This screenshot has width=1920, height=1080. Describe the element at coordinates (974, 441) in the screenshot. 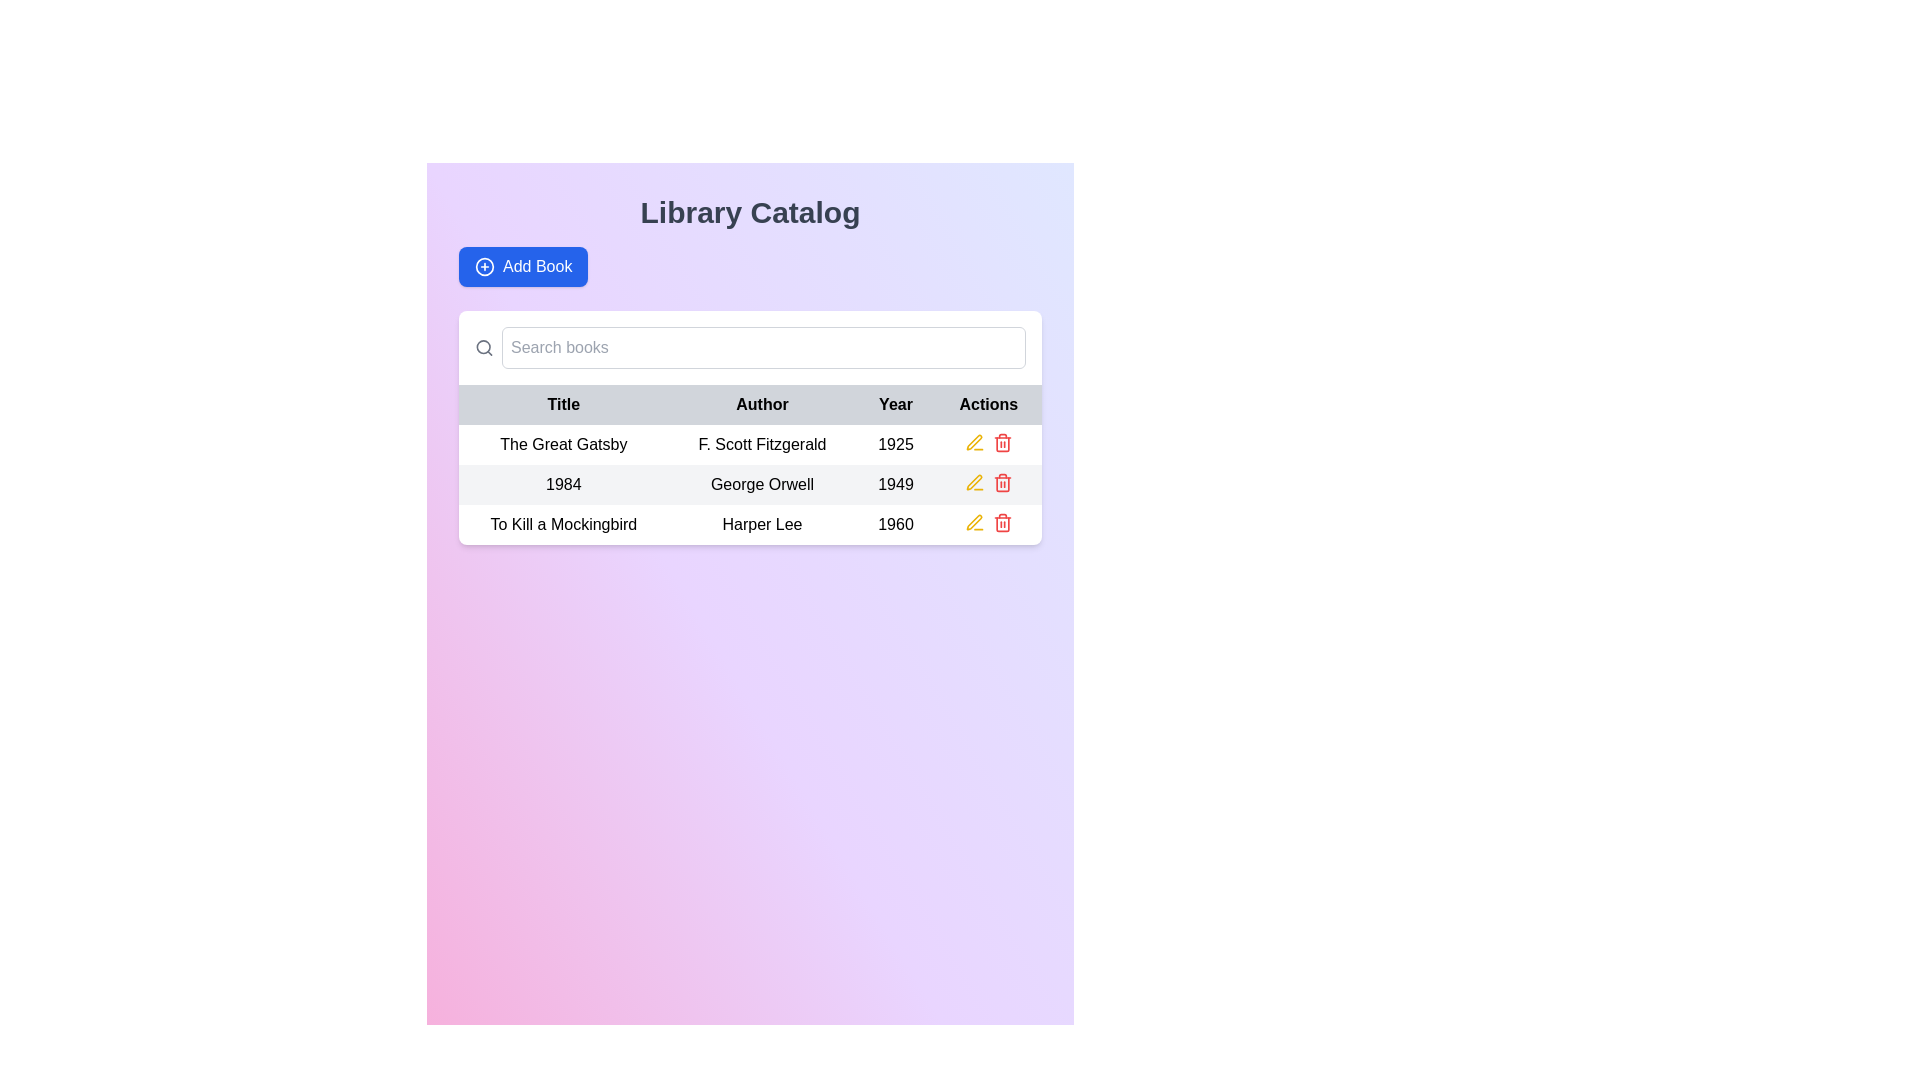

I see `the second pen icon in the 'Actions' column of the table` at that location.